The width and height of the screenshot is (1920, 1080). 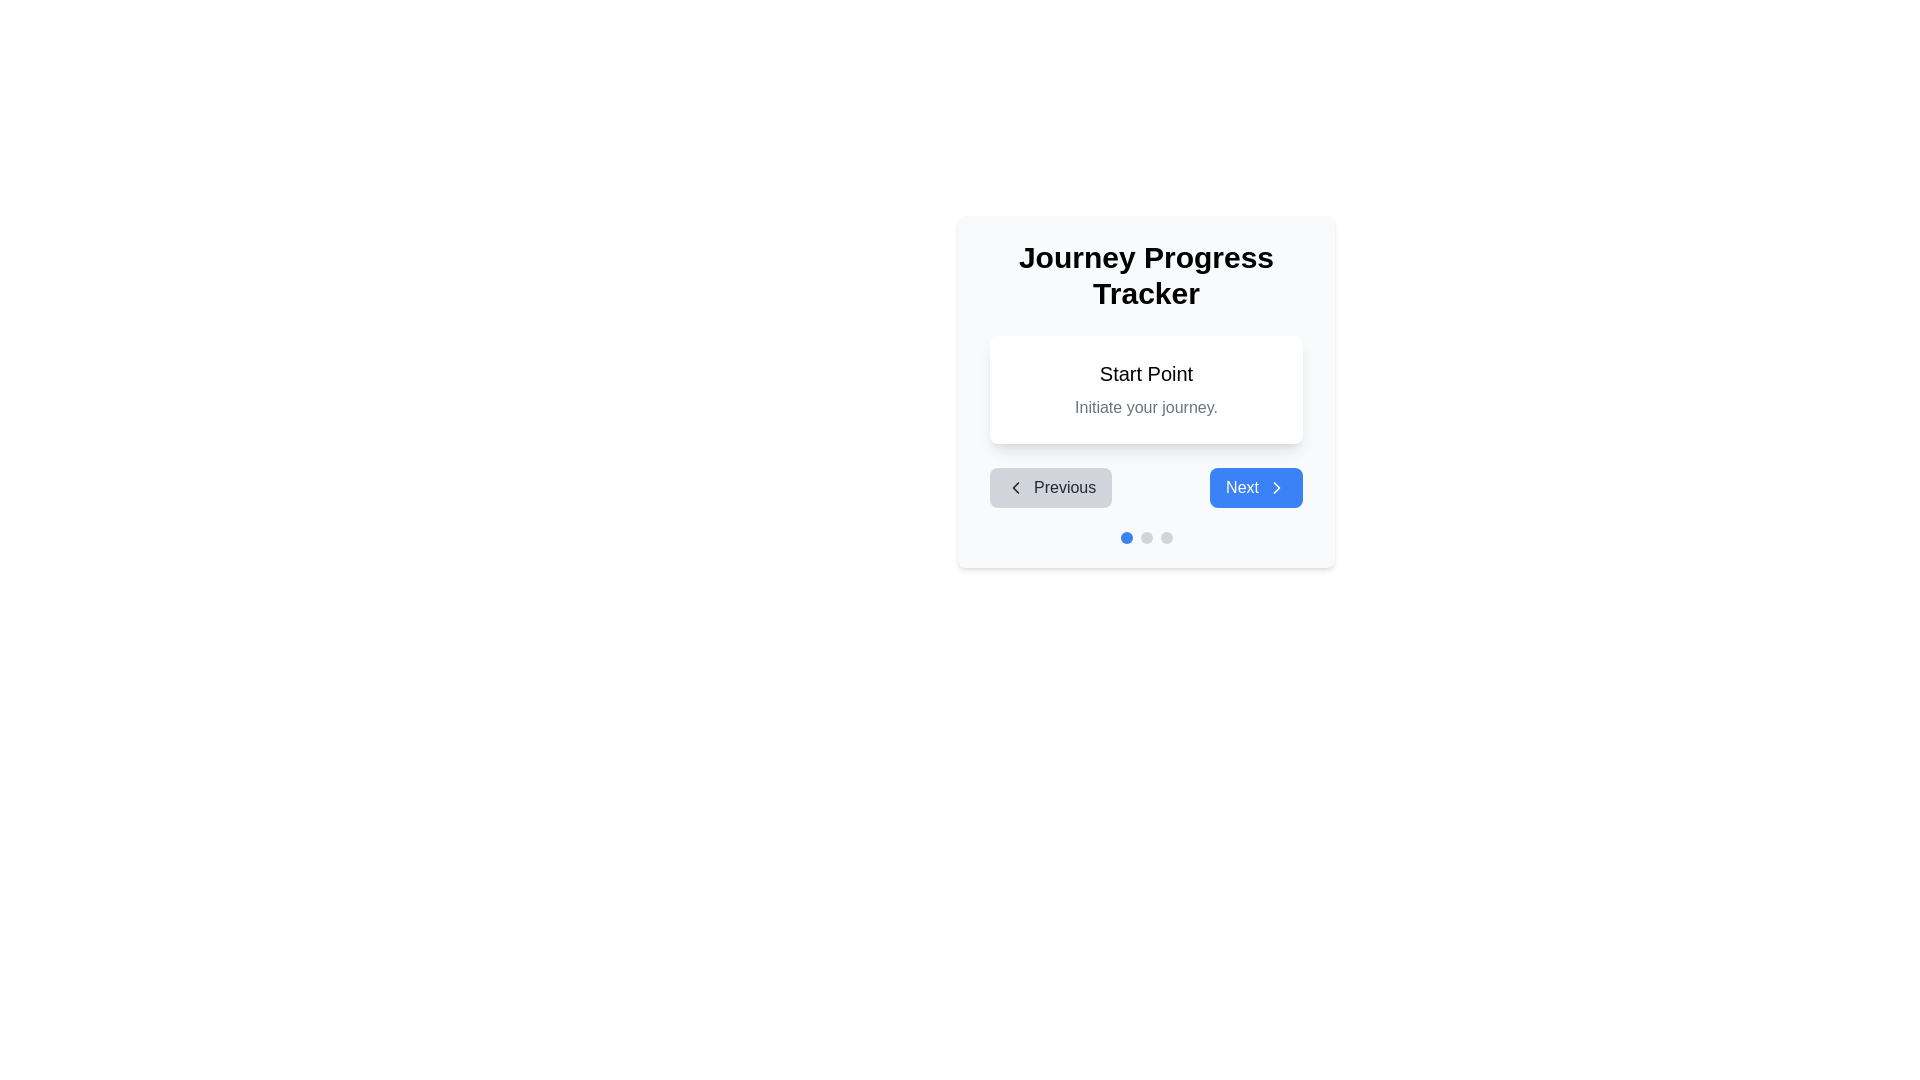 I want to click on the chevron icon located to the left of the 'Previous' text label within the button on the bottom left of the 'Journey Progress Tracker' card interface, so click(x=1016, y=488).